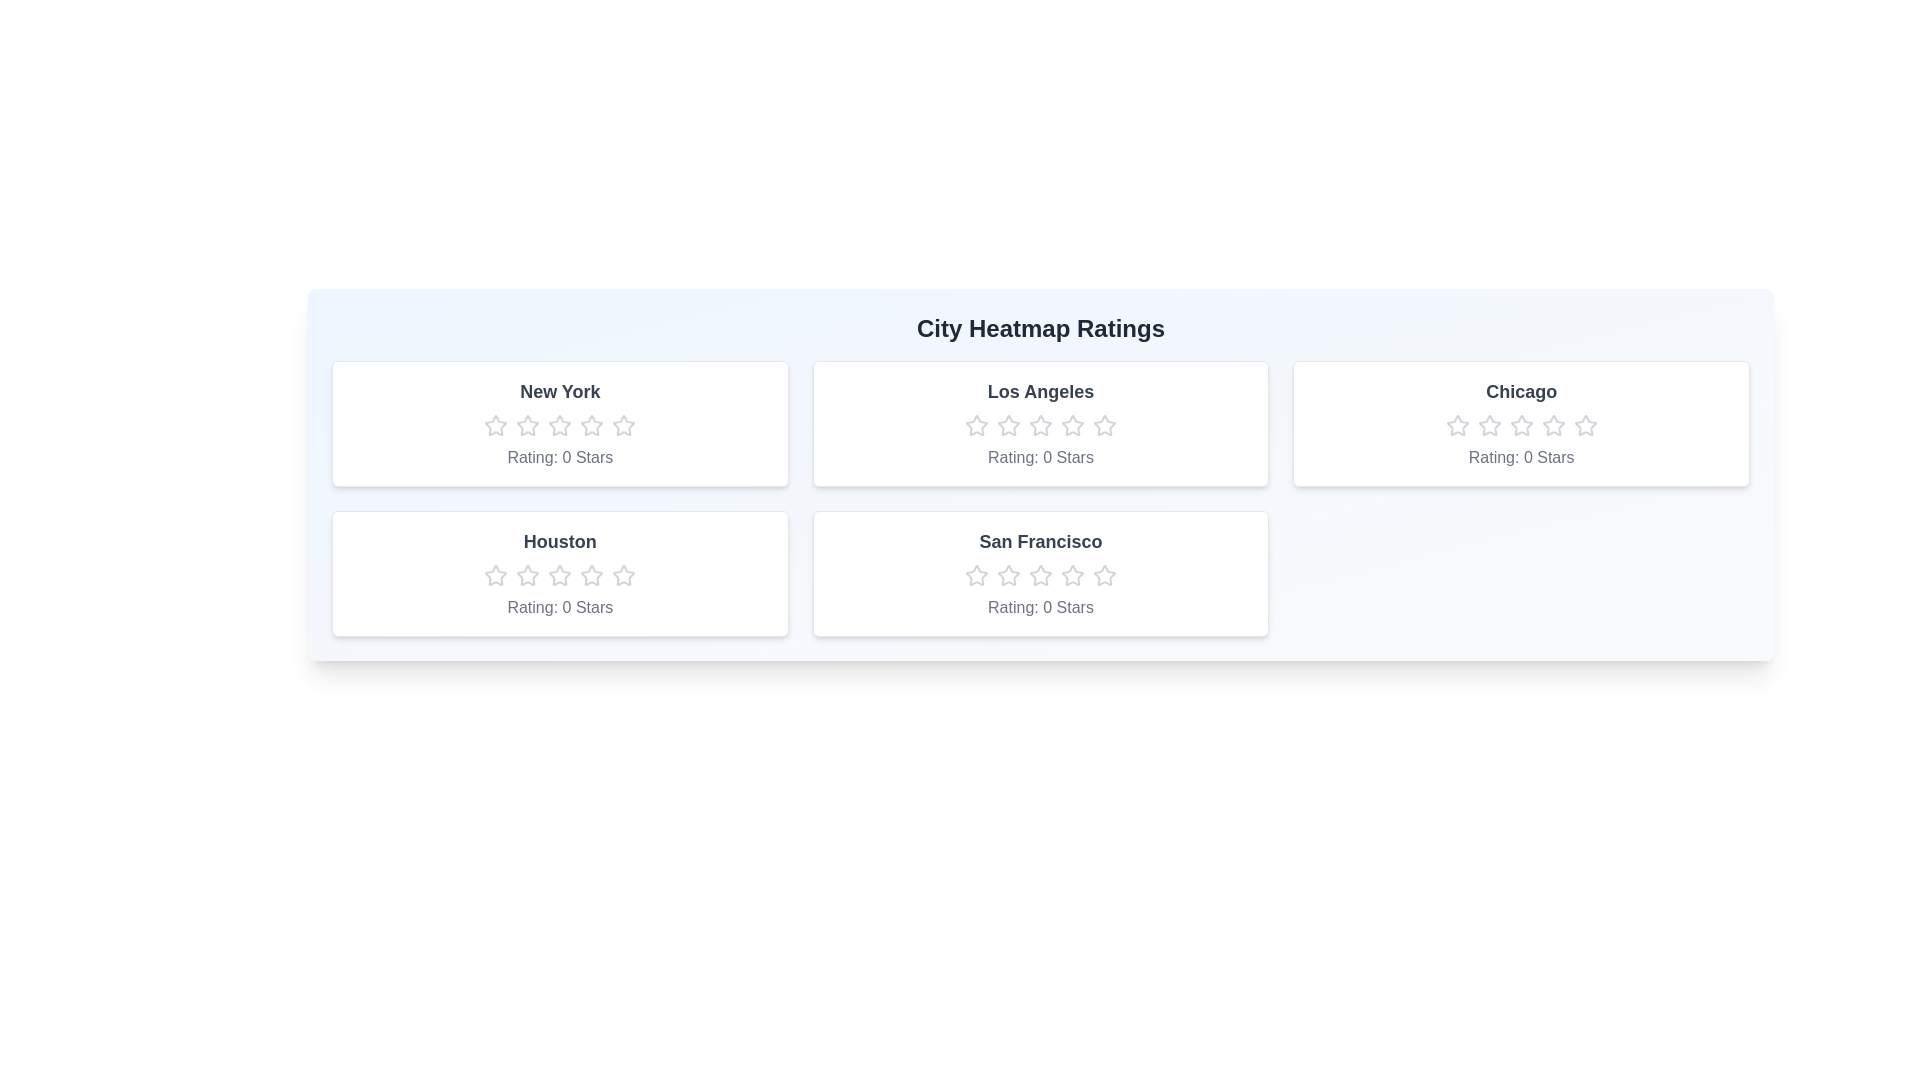  Describe the element at coordinates (1584, 424) in the screenshot. I see `the Chicago rating star number 5` at that location.